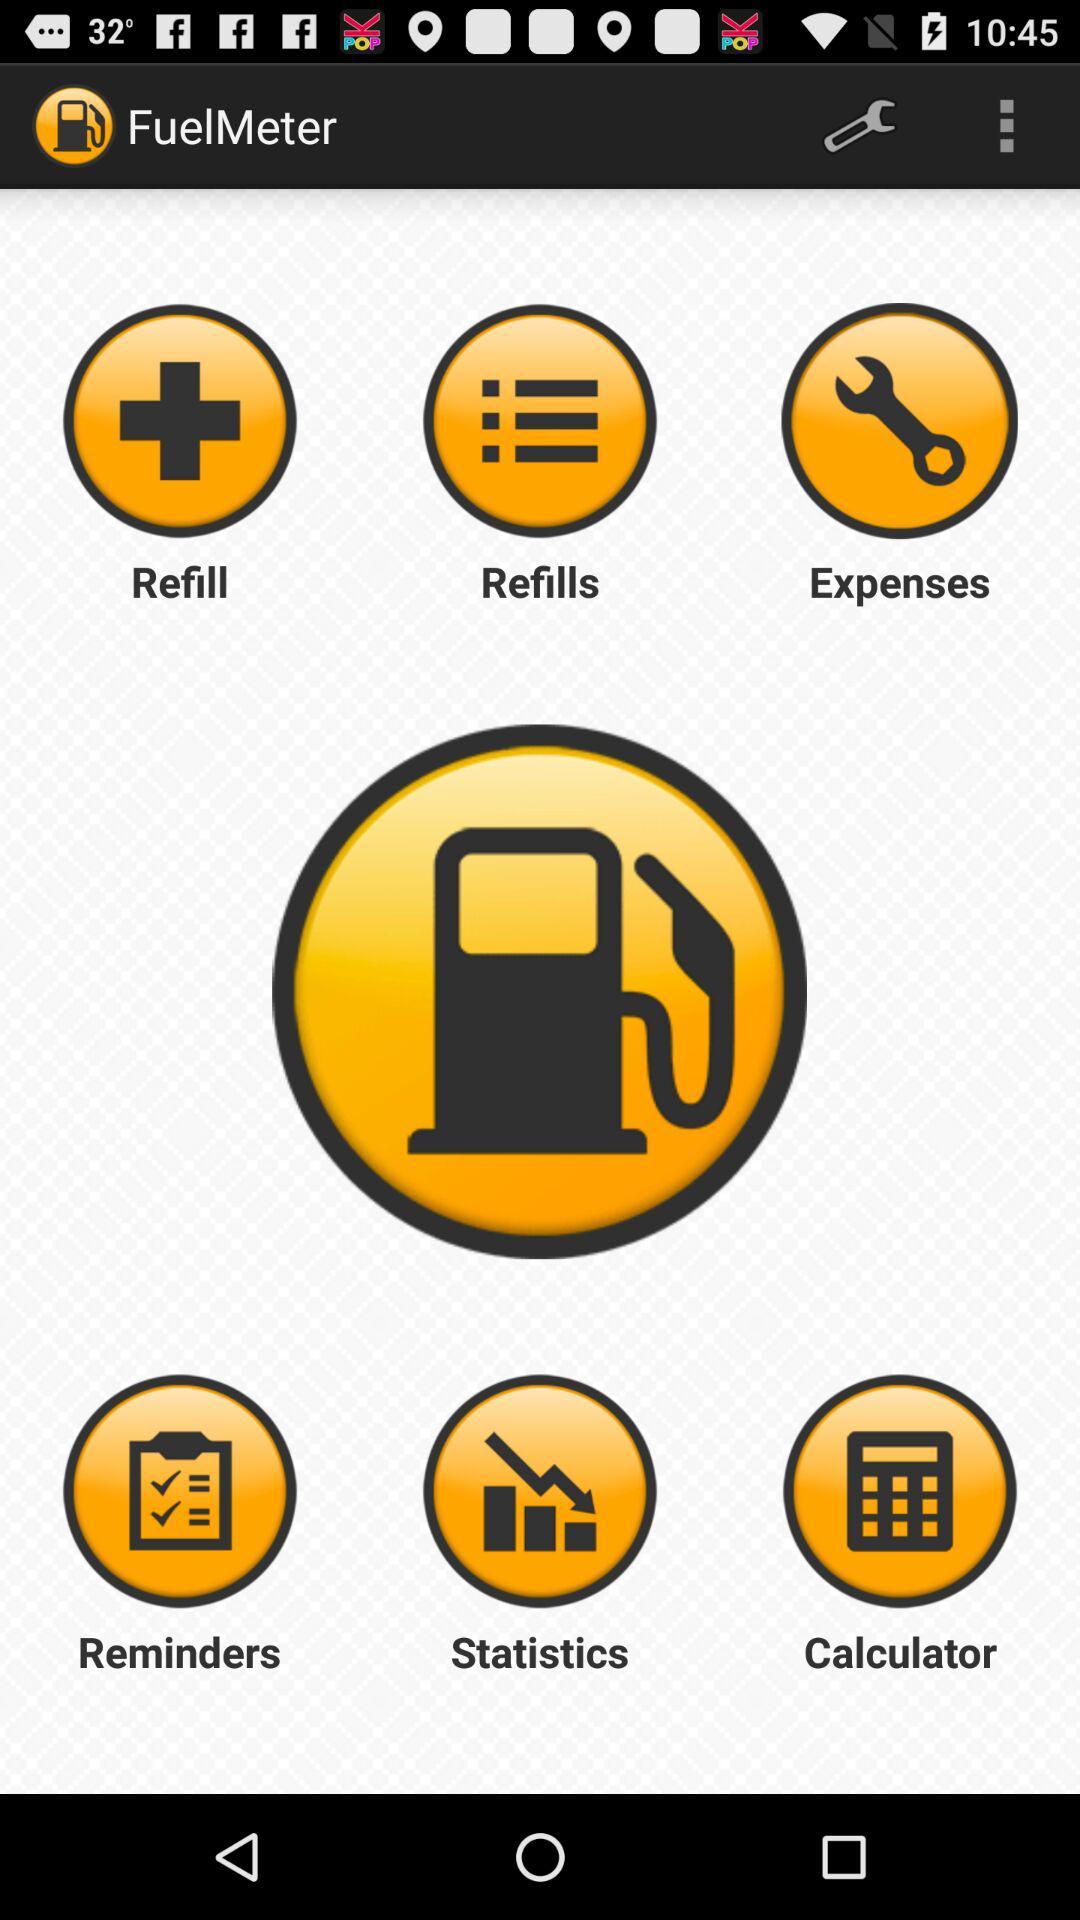  Describe the element at coordinates (540, 420) in the screenshot. I see `something again` at that location.